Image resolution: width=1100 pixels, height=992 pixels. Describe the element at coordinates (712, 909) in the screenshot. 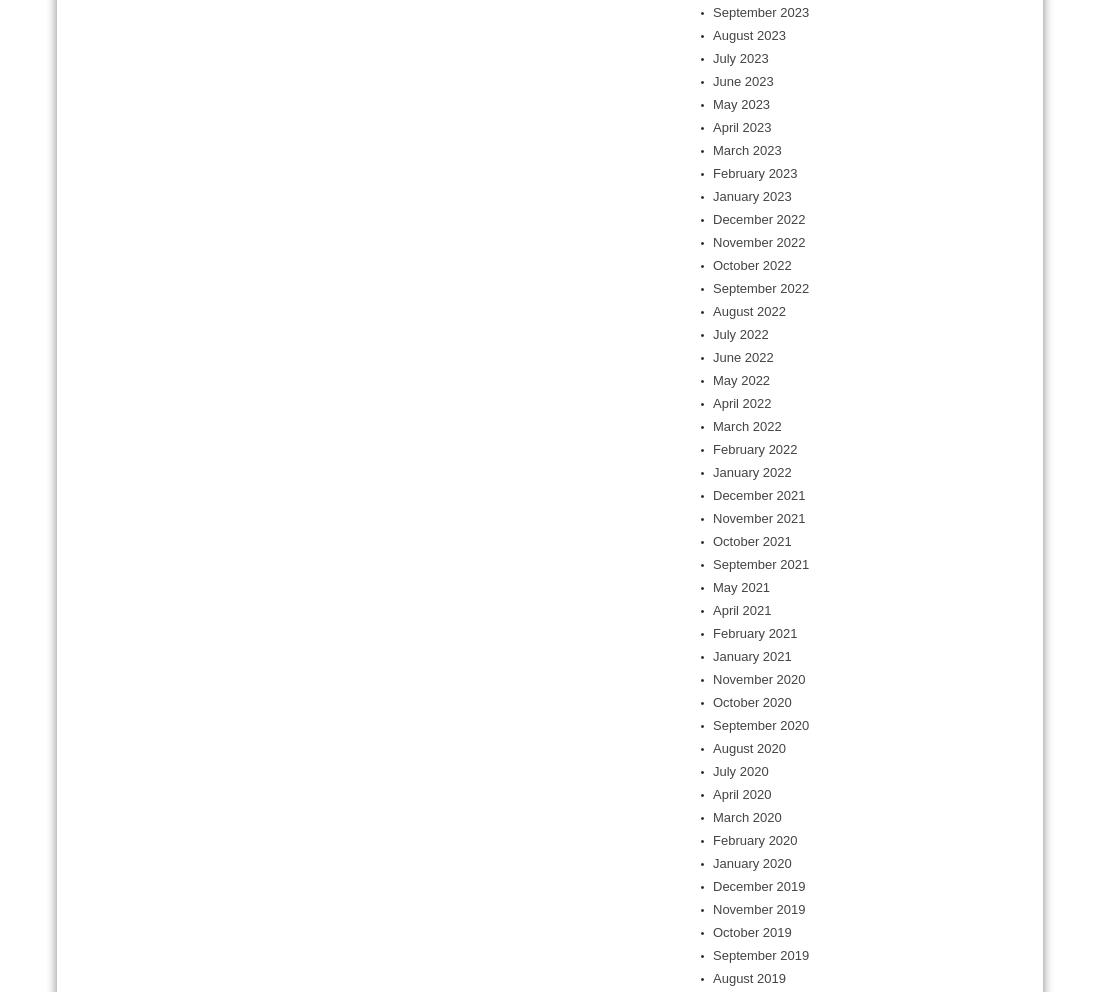

I see `'November 2019'` at that location.